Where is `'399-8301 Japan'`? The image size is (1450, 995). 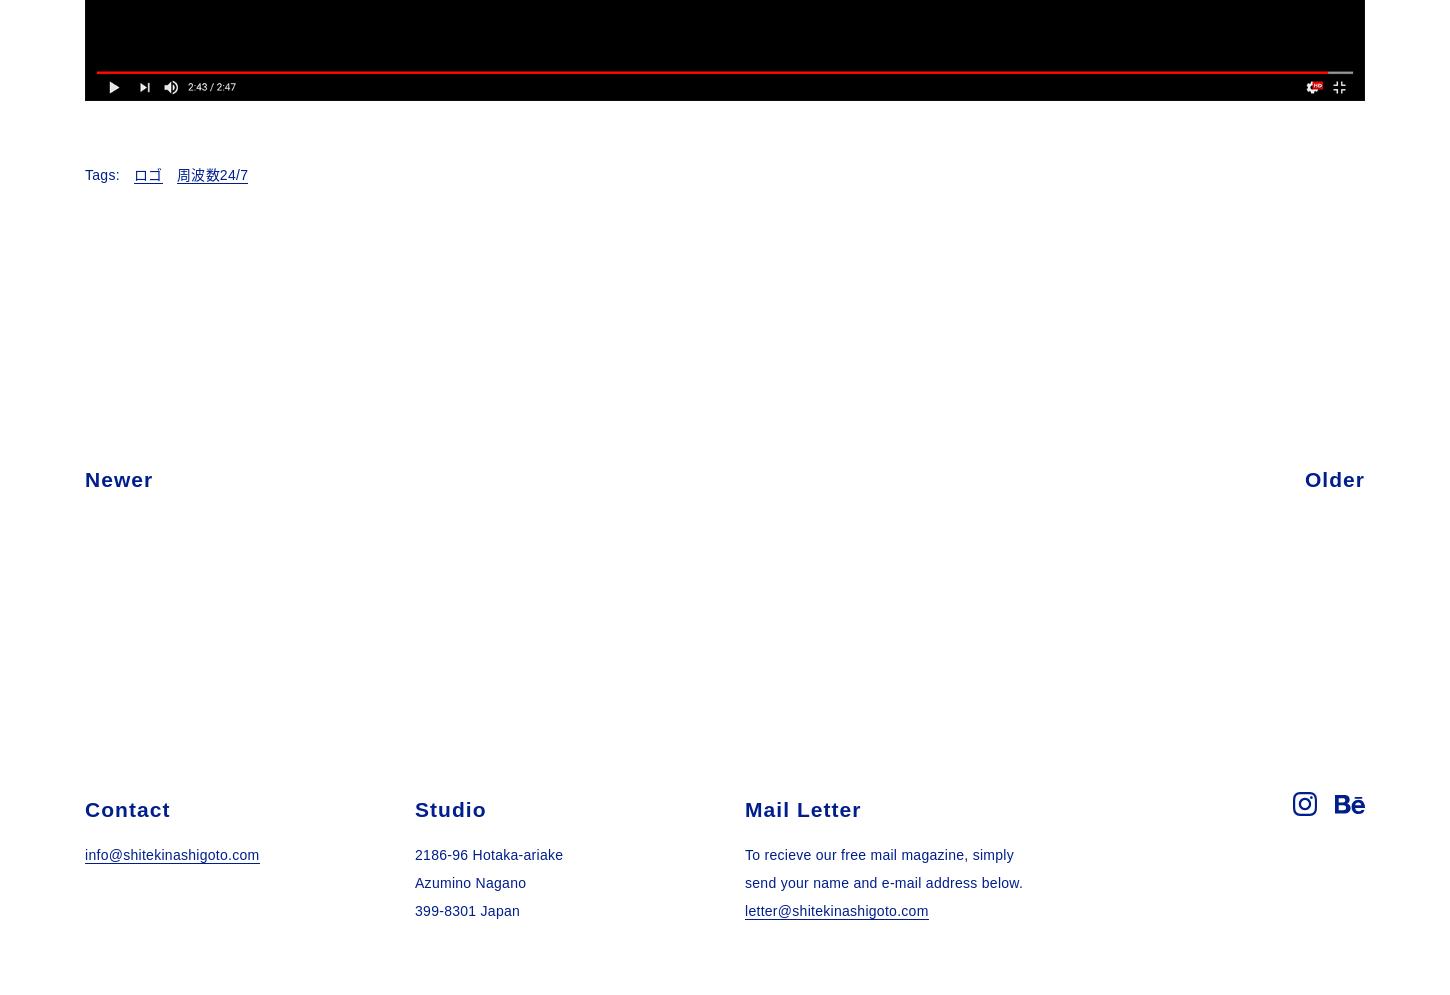
'399-8301 Japan' is located at coordinates (413, 909).